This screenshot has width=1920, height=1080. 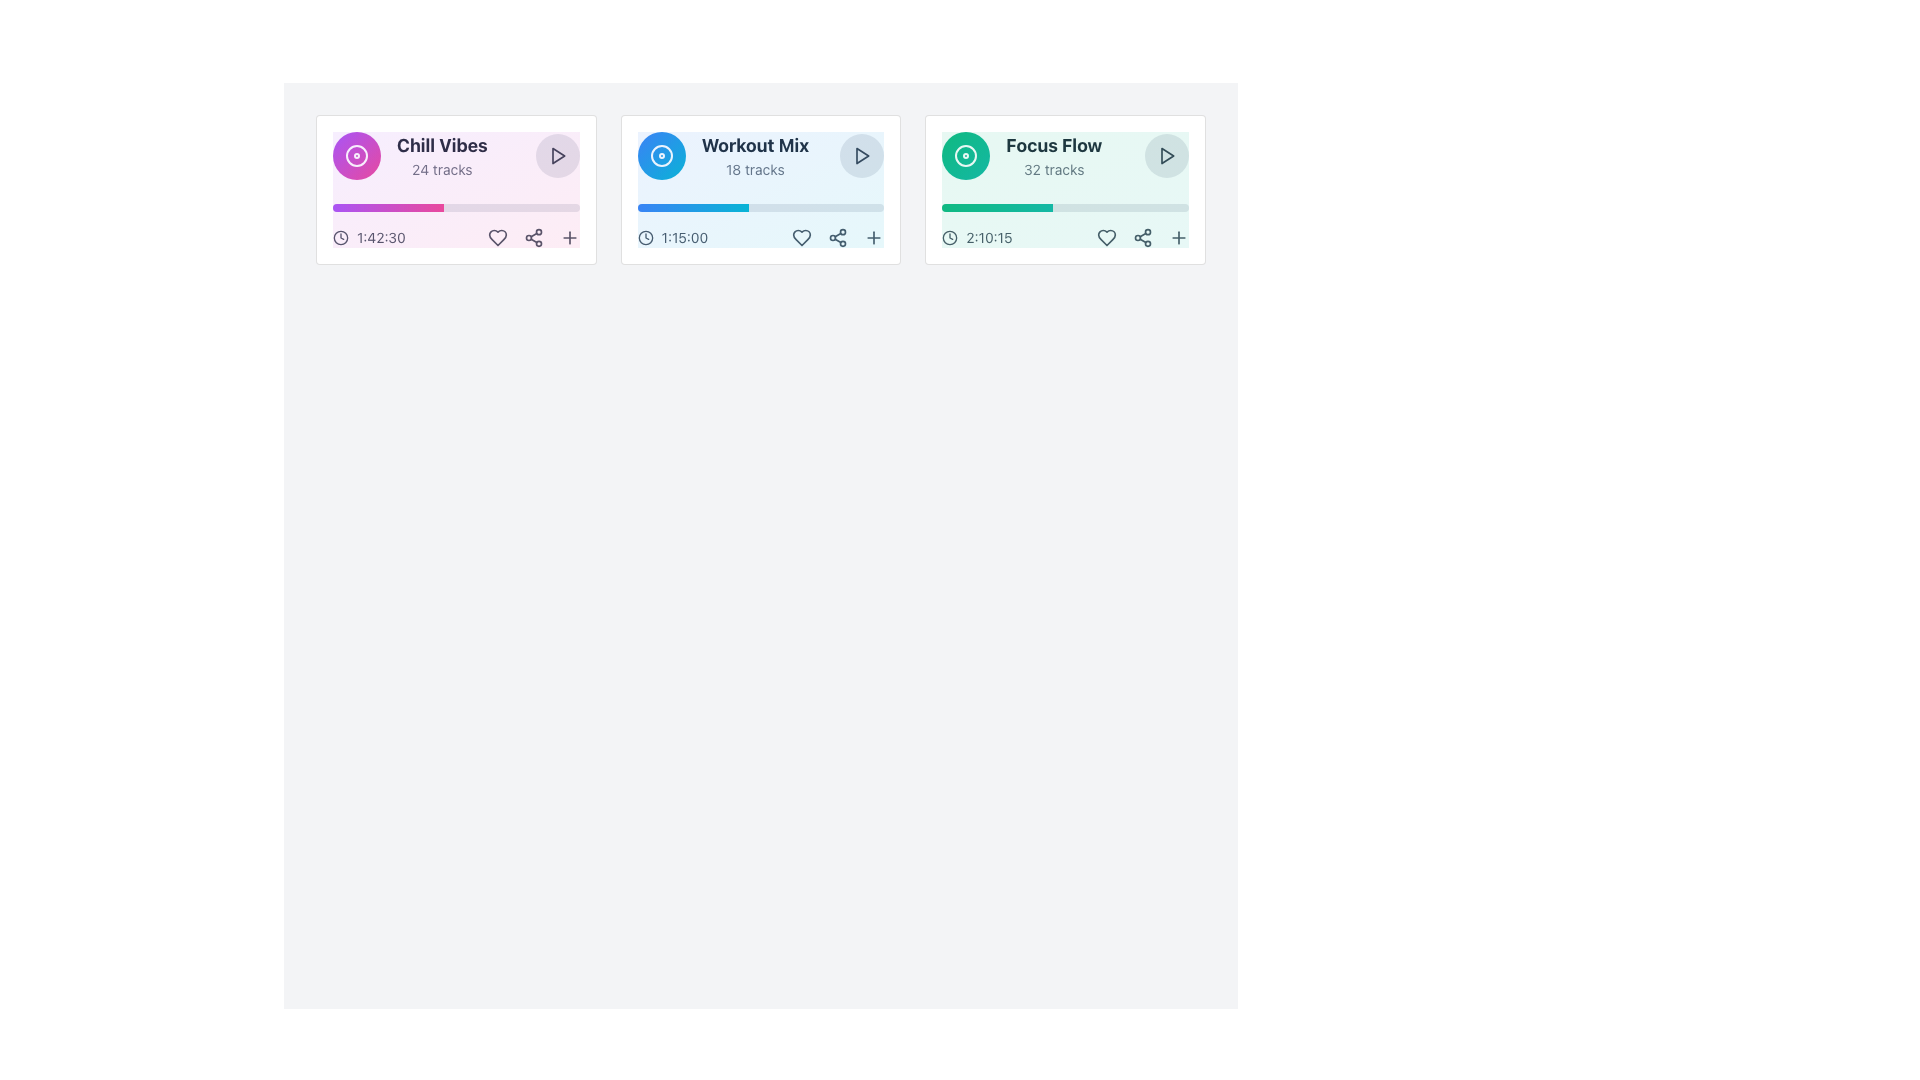 I want to click on the group of interactive icons located at the bottom-right corner of the Focus Flow card to navigate through the individual icons, so click(x=1142, y=237).